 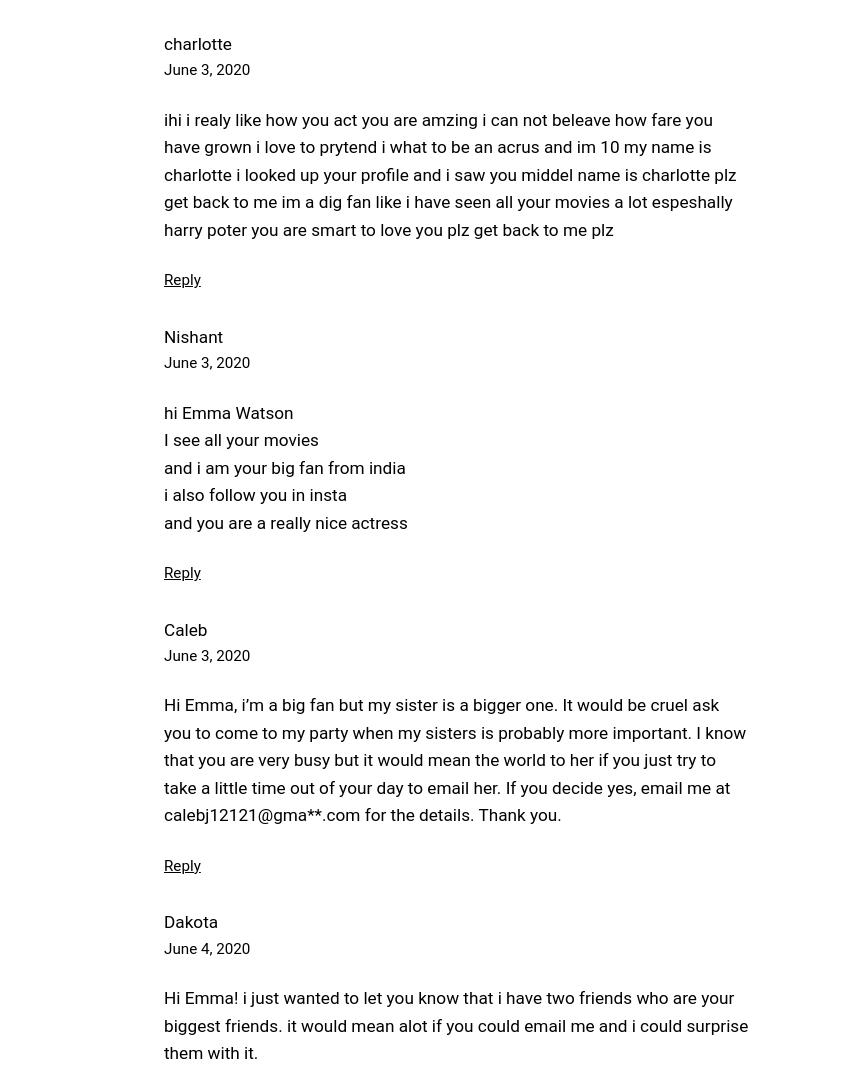 I want to click on 'Nishant', so click(x=192, y=334).